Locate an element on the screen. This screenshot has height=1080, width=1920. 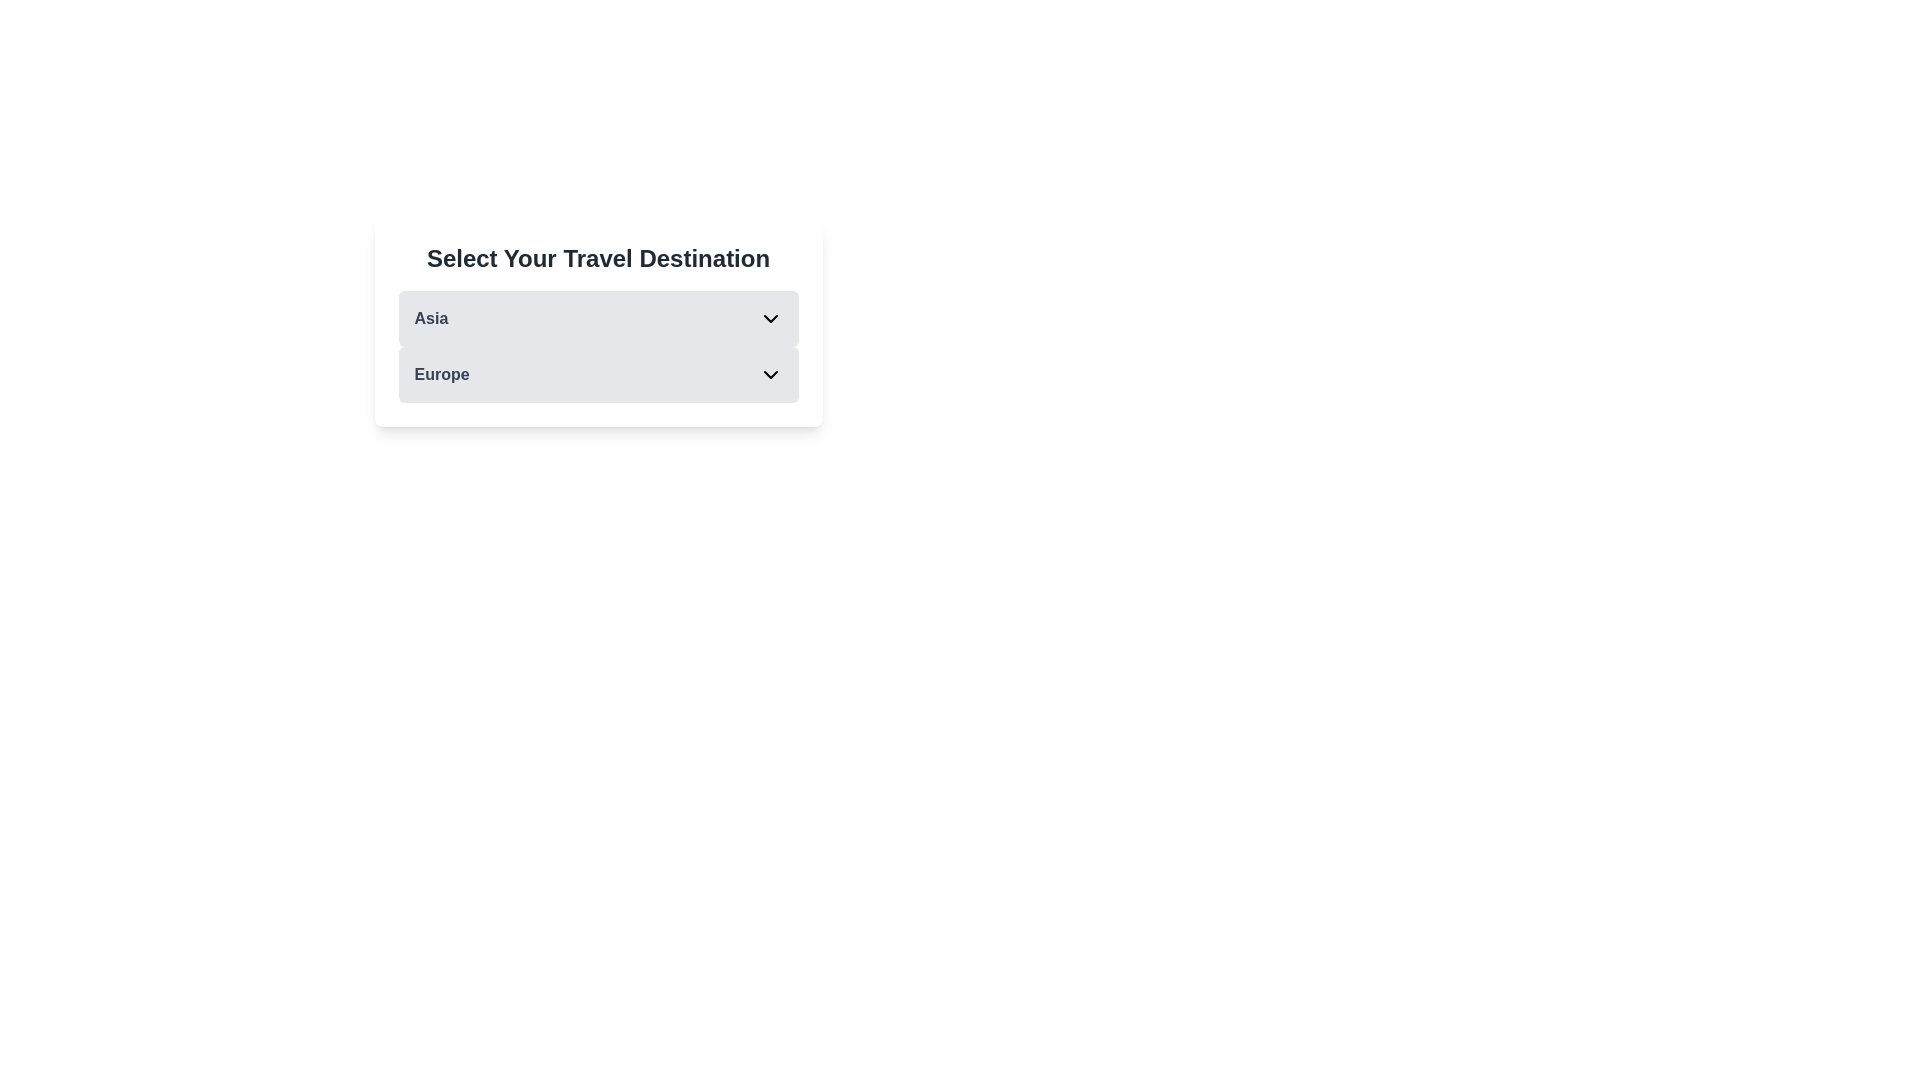
the 'Asia' dropdown option in the travel destination selection menu is located at coordinates (597, 318).